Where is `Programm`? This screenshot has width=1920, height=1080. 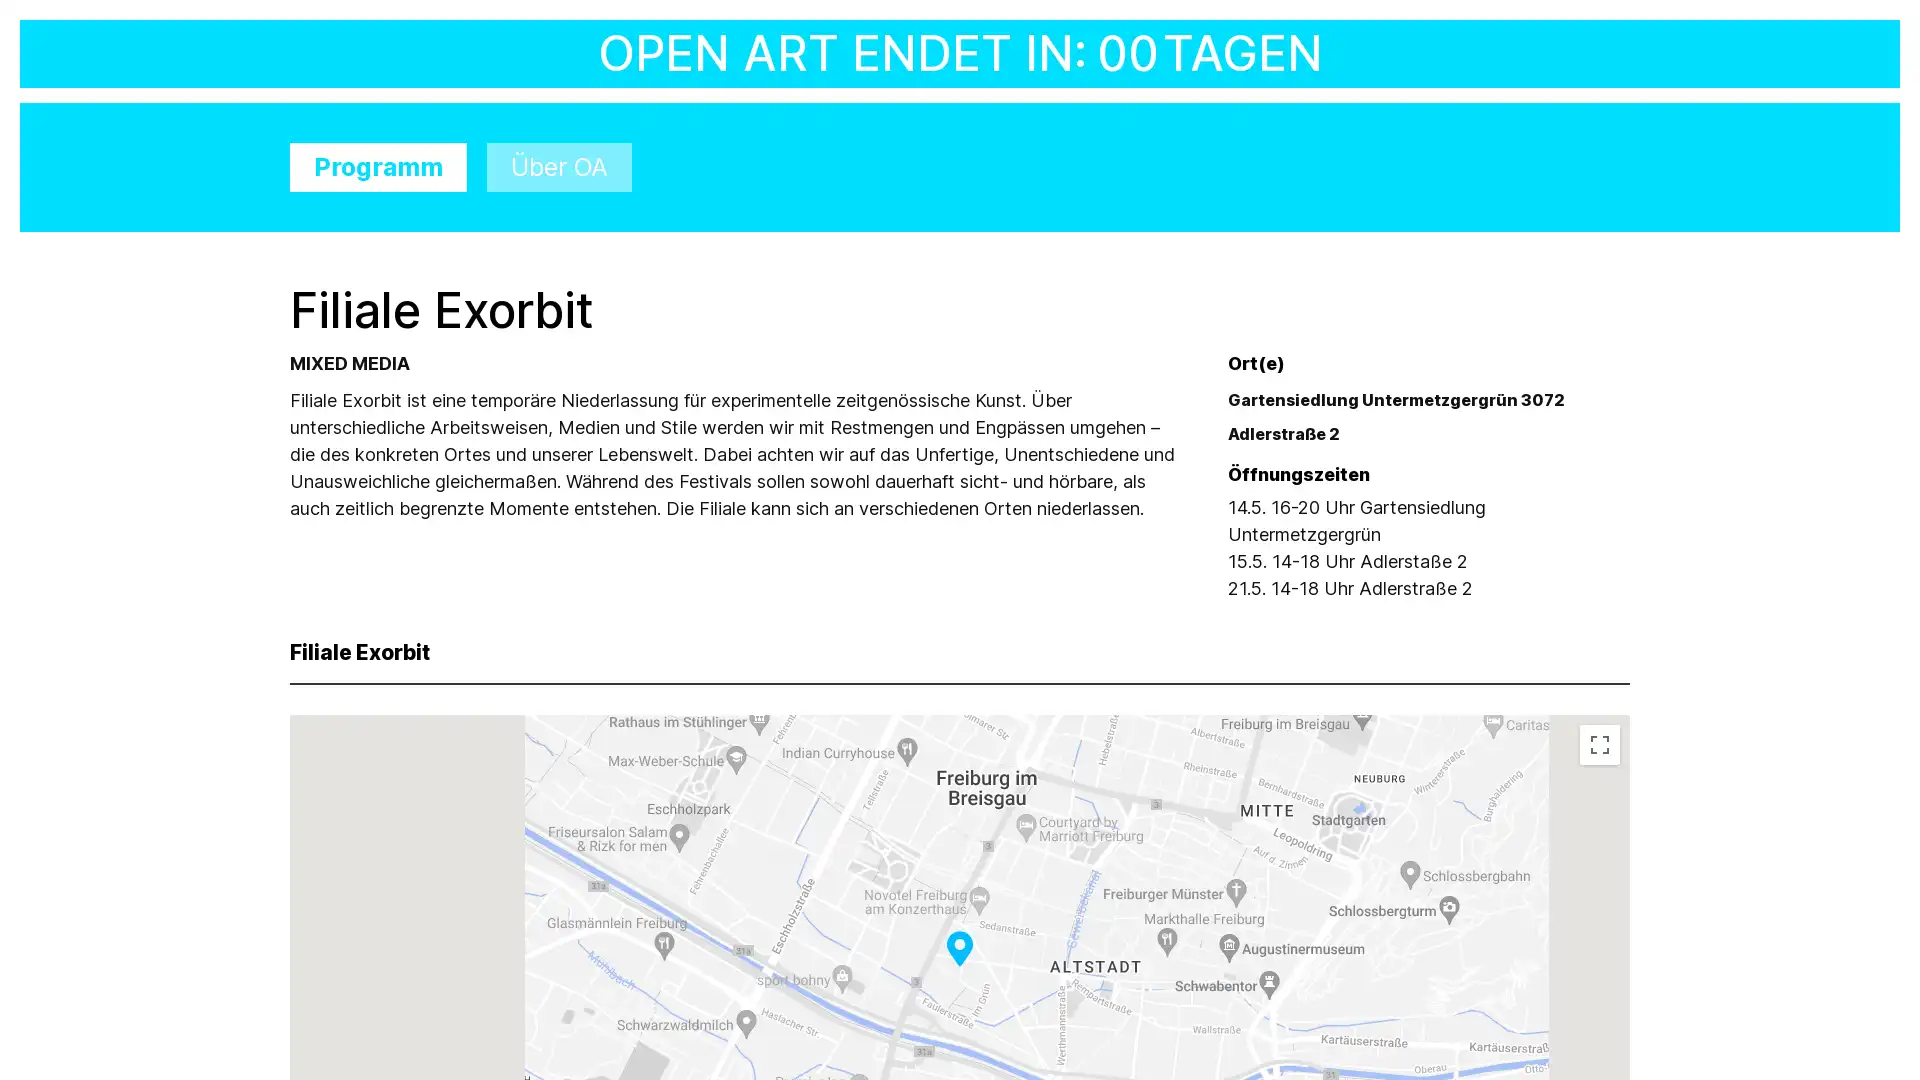
Programm is located at coordinates (378, 166).